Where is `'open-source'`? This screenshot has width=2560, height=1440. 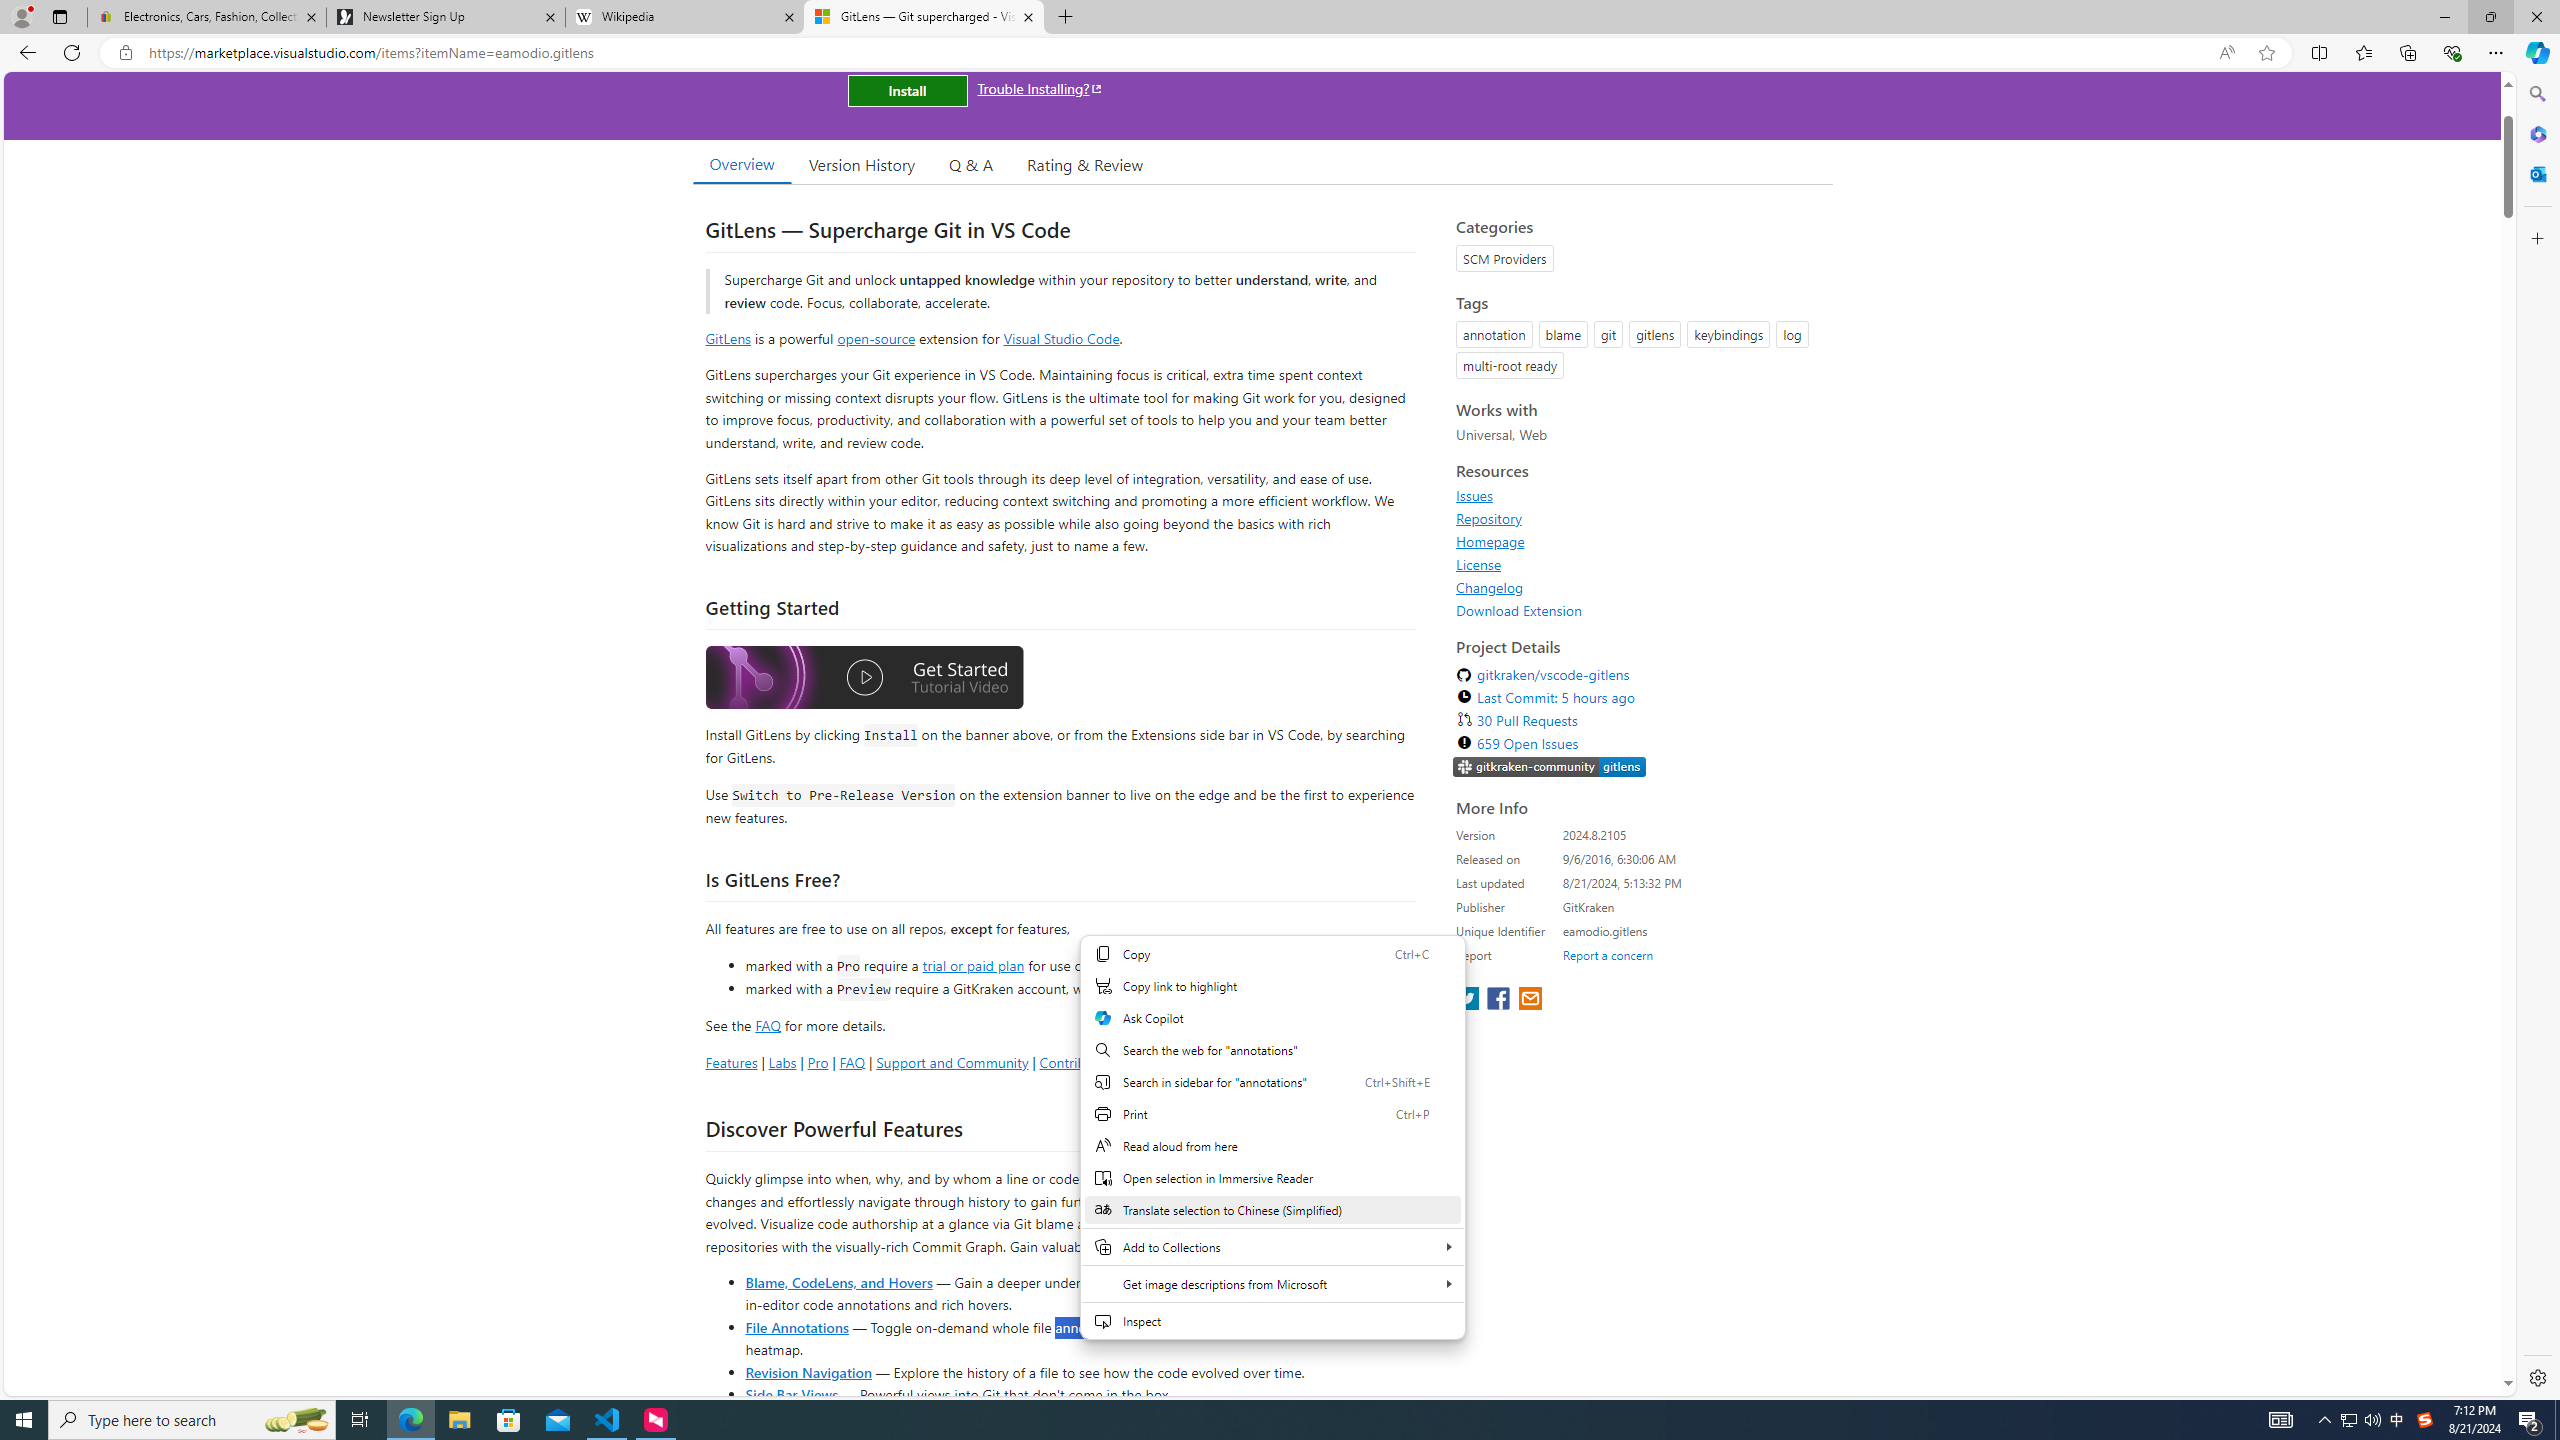
'open-source' is located at coordinates (876, 337).